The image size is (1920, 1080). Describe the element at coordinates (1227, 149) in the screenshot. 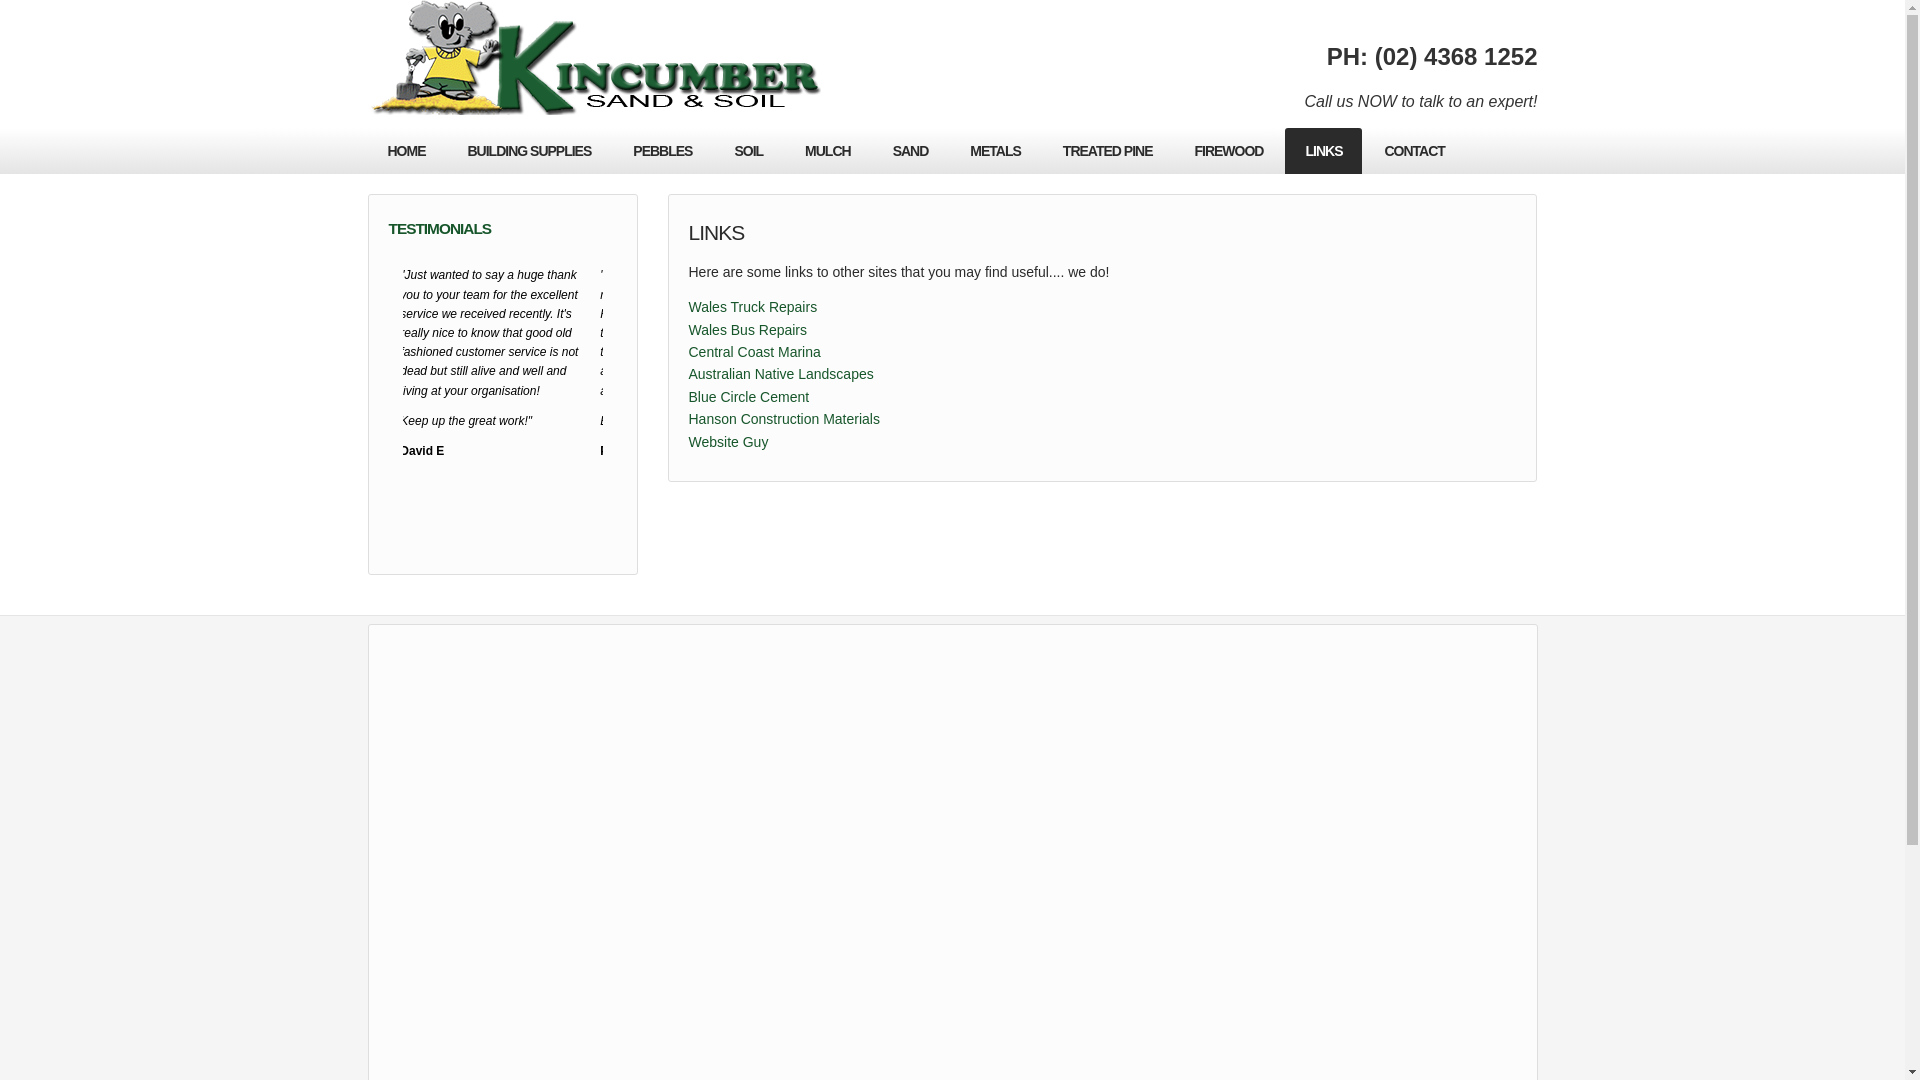

I see `'FIREWOOD'` at that location.